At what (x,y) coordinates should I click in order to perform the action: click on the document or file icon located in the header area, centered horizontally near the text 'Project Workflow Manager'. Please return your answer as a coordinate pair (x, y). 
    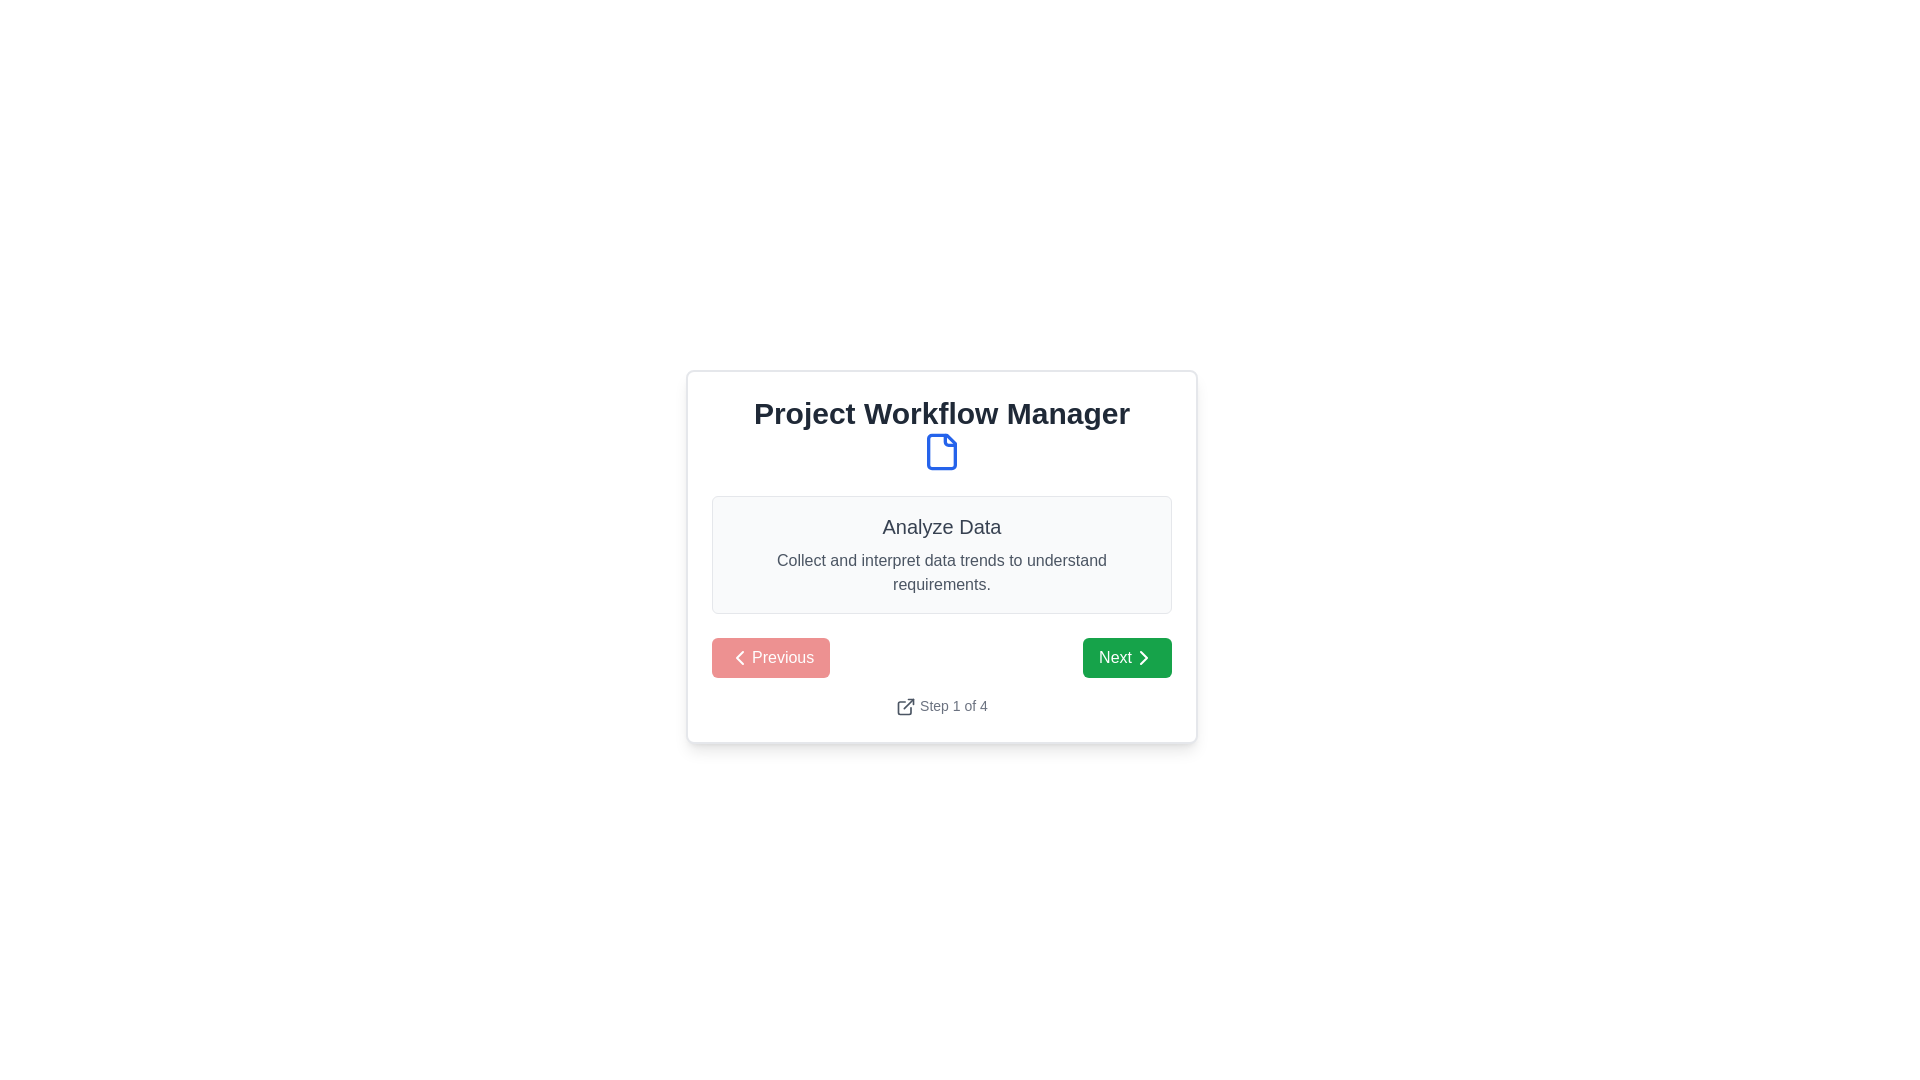
    Looking at the image, I should click on (940, 451).